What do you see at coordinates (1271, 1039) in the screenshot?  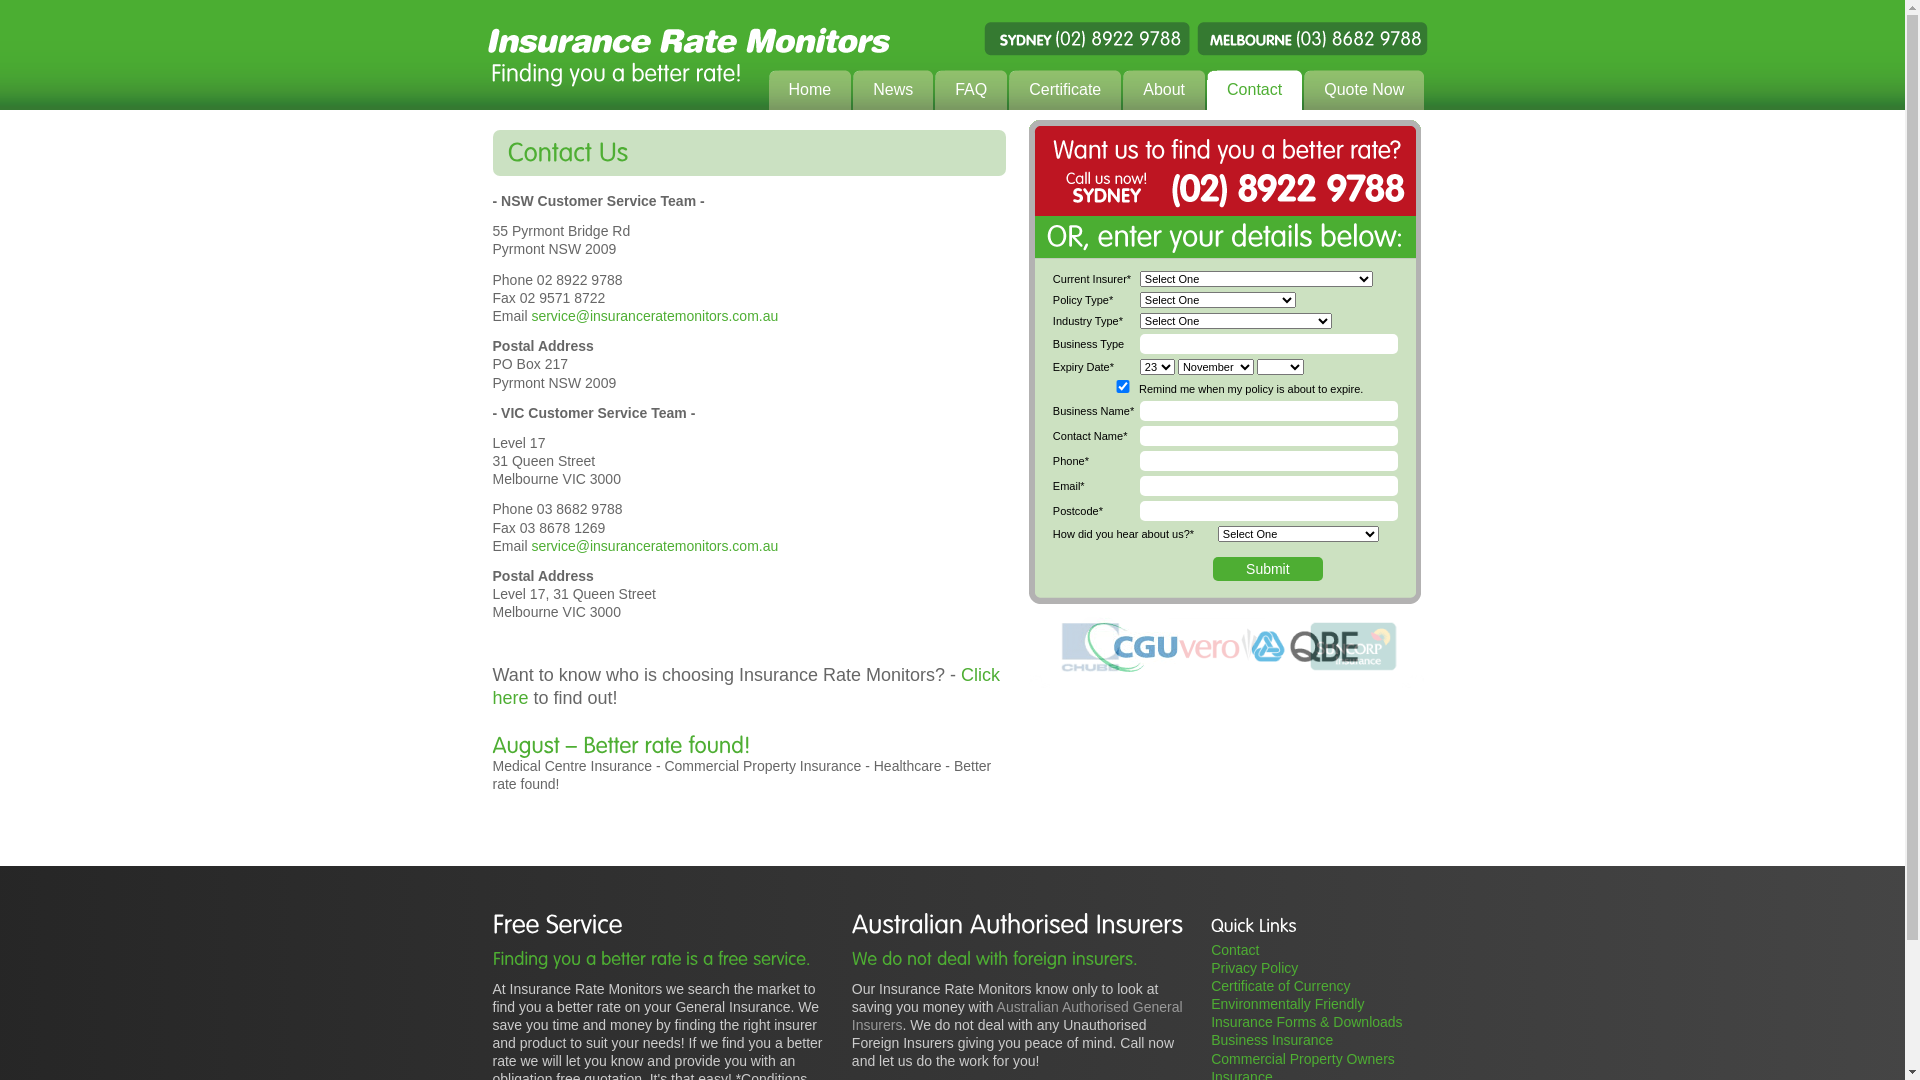 I see `'Business Insurance'` at bounding box center [1271, 1039].